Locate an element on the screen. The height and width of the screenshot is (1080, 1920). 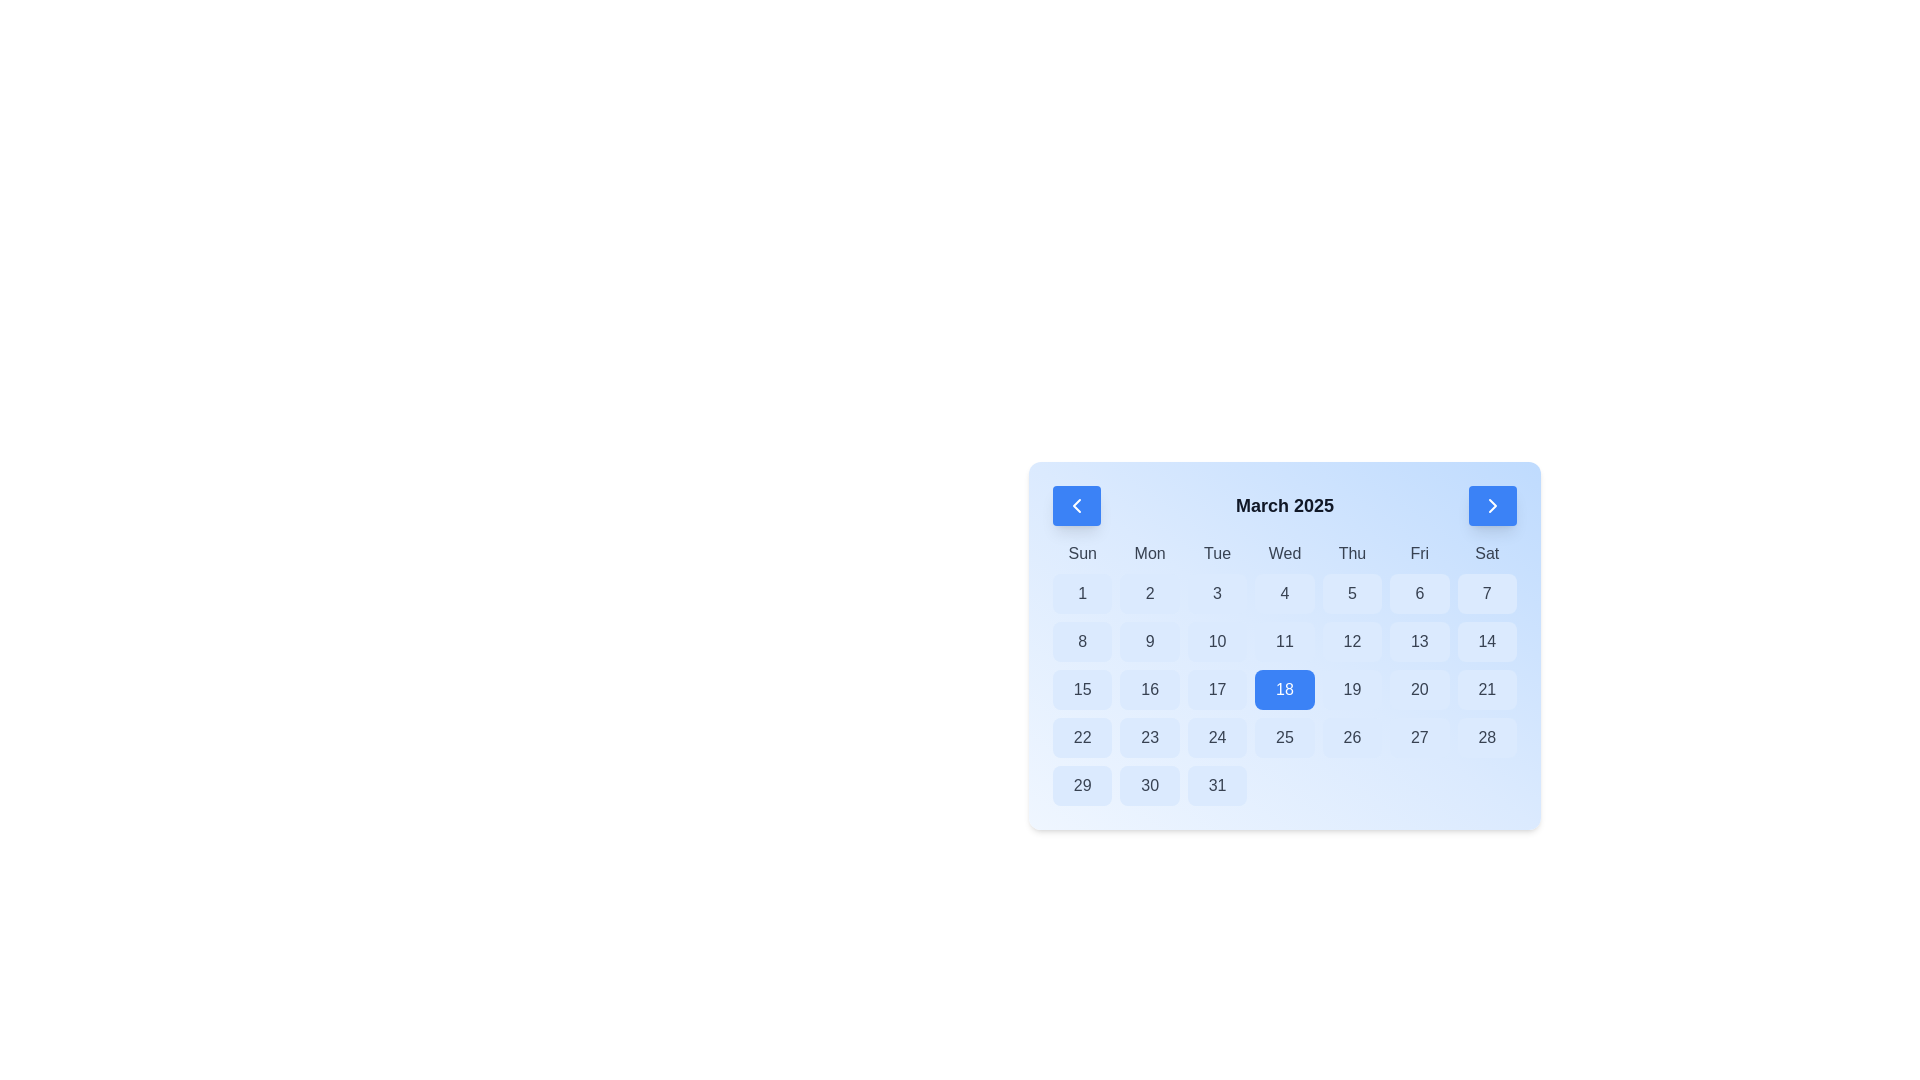
the interactive button representing the date '28' in the calendar is located at coordinates (1487, 737).